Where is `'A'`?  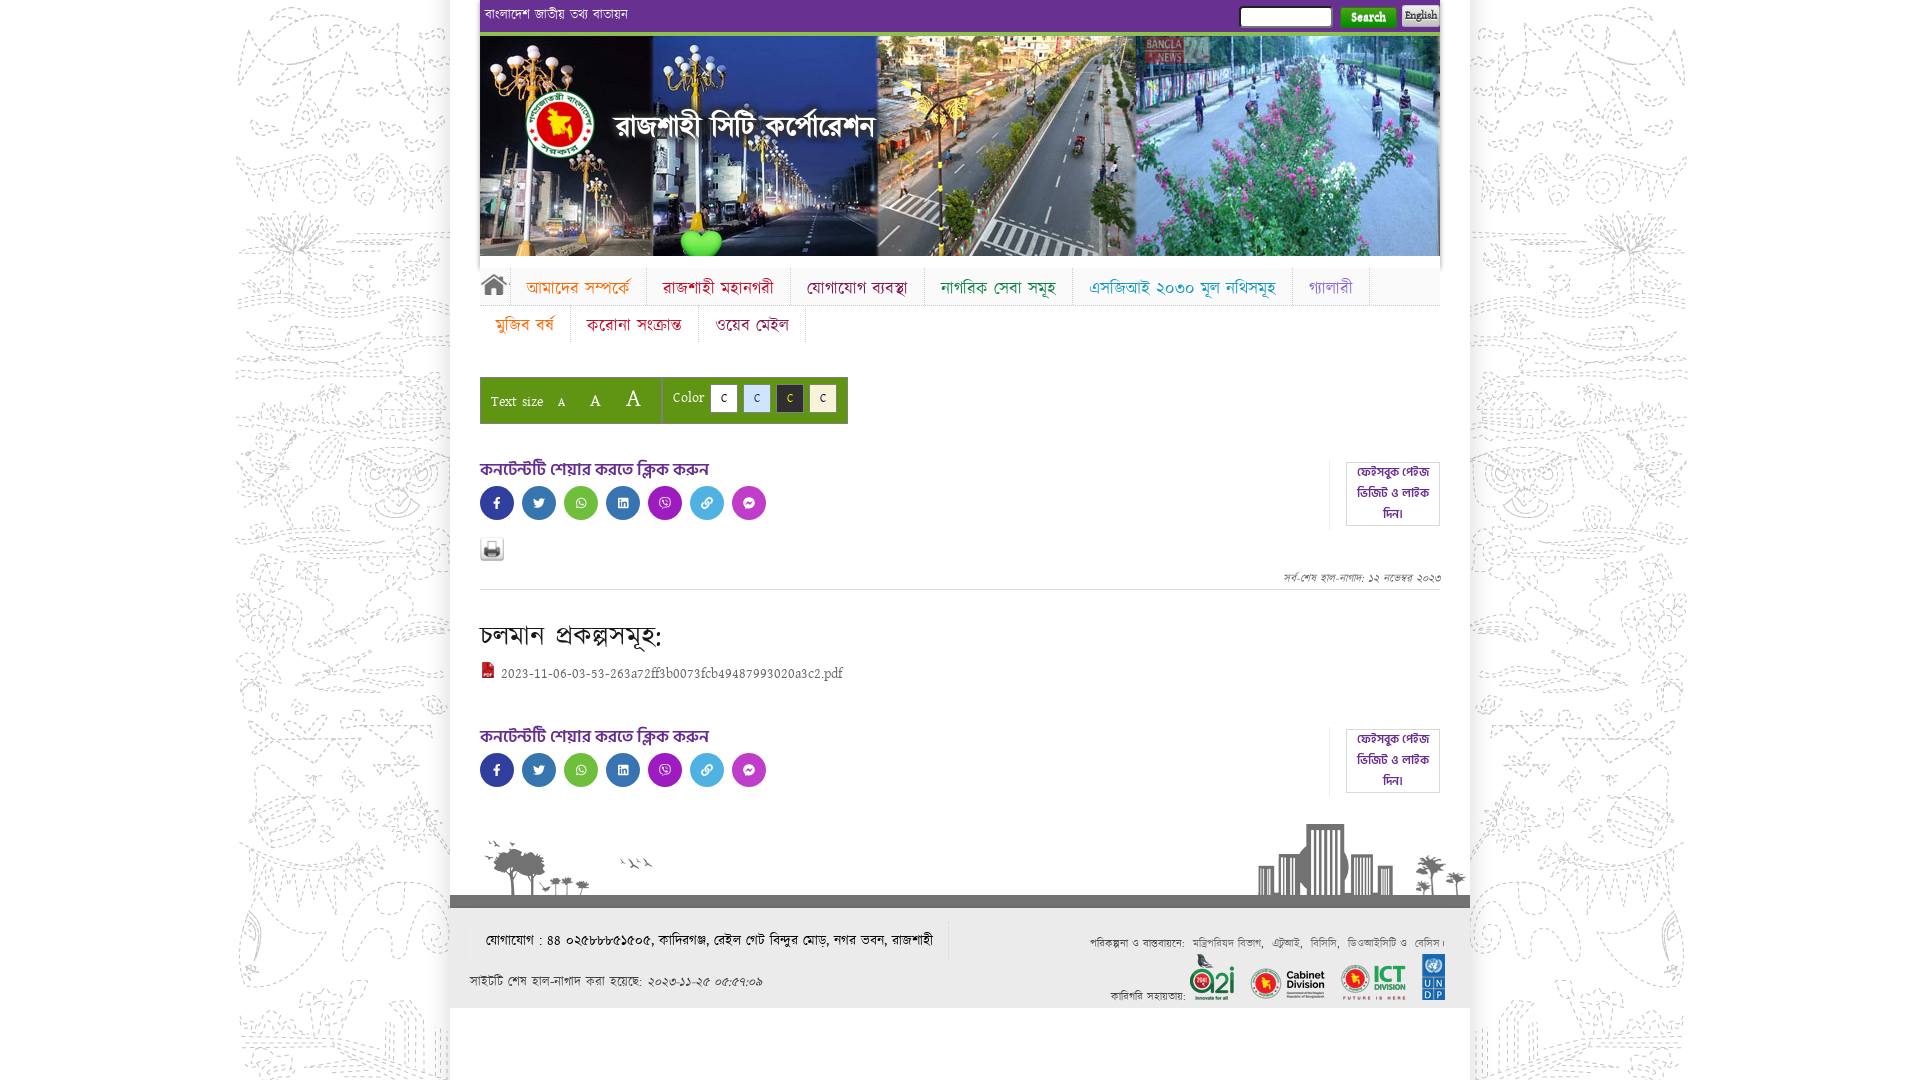
'A' is located at coordinates (594, 400).